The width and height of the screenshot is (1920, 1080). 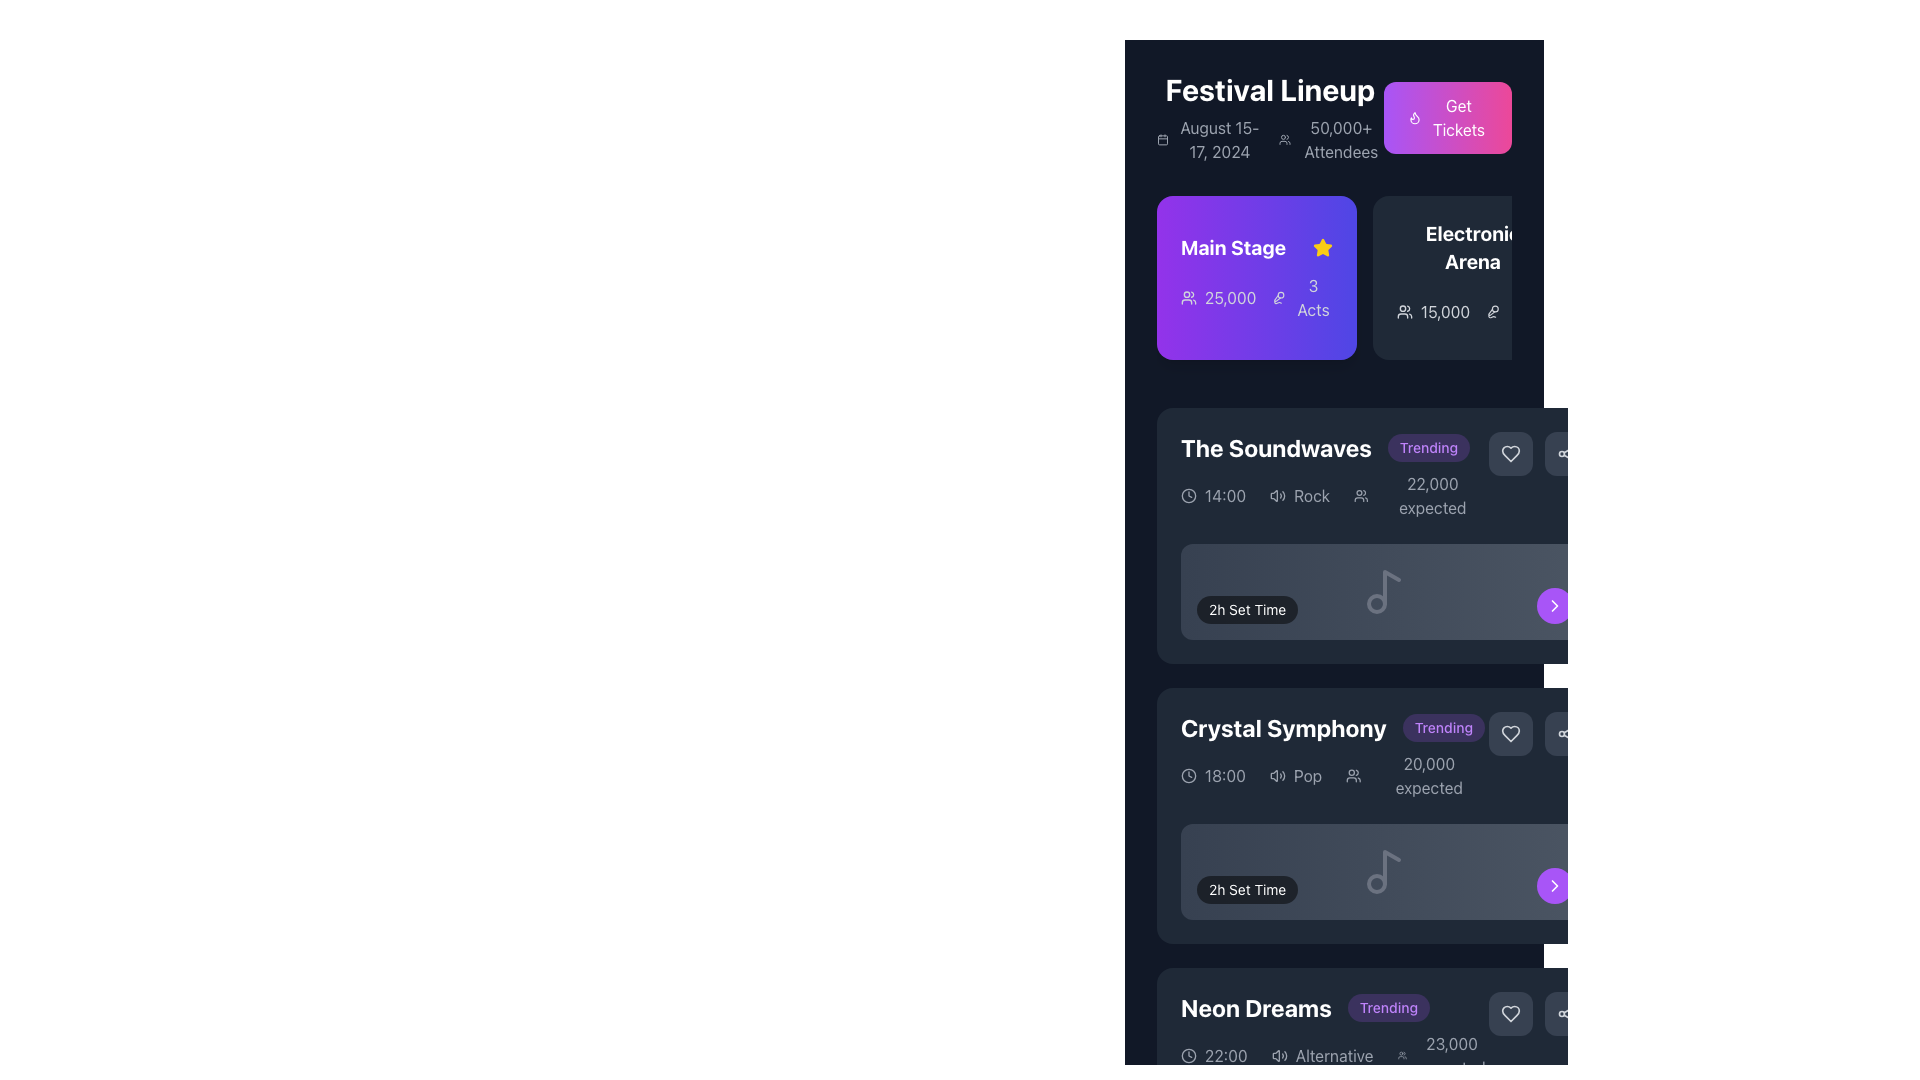 I want to click on the share button, which is a rounded rectangle with a gray background and an icon of interconnected circular nodes, located to the right of 'The Soundwaves' section as the second button in the row, so click(x=1565, y=454).